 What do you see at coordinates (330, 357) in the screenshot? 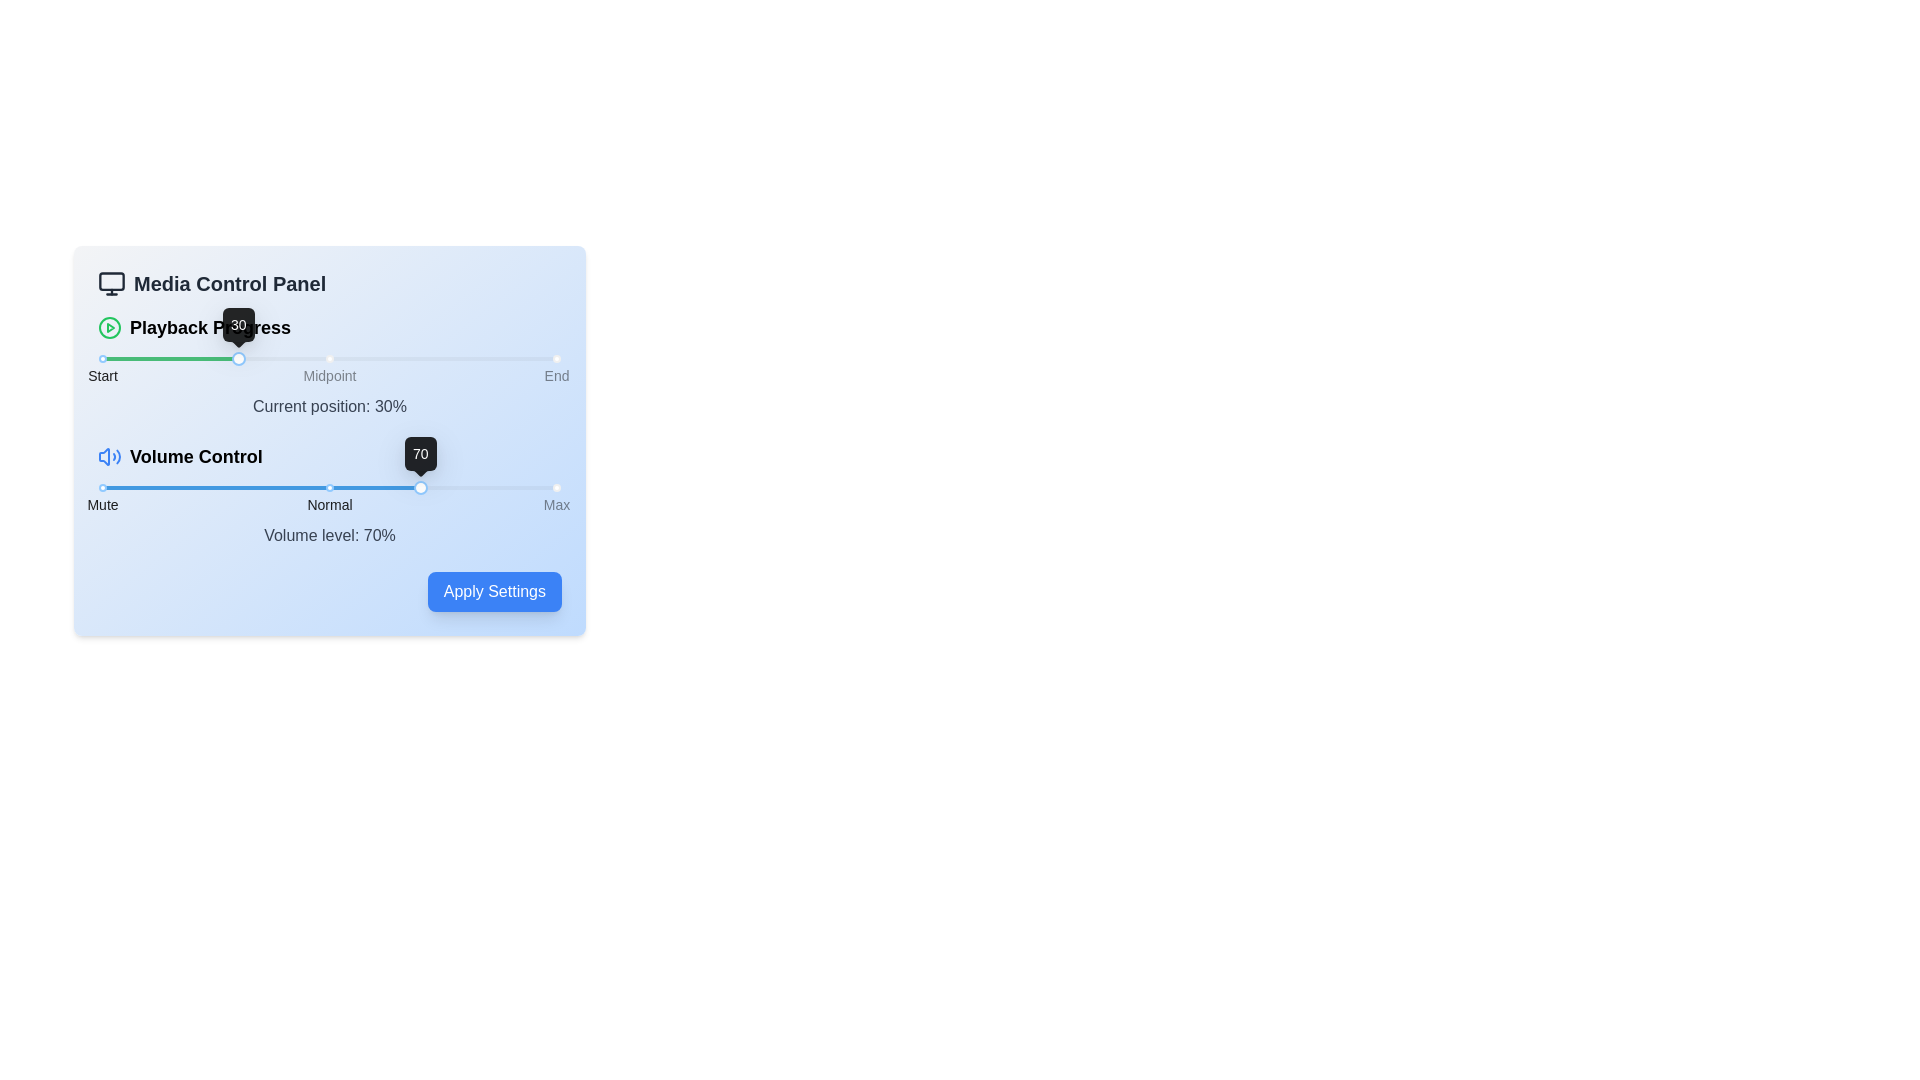
I see `playback progress` at bounding box center [330, 357].